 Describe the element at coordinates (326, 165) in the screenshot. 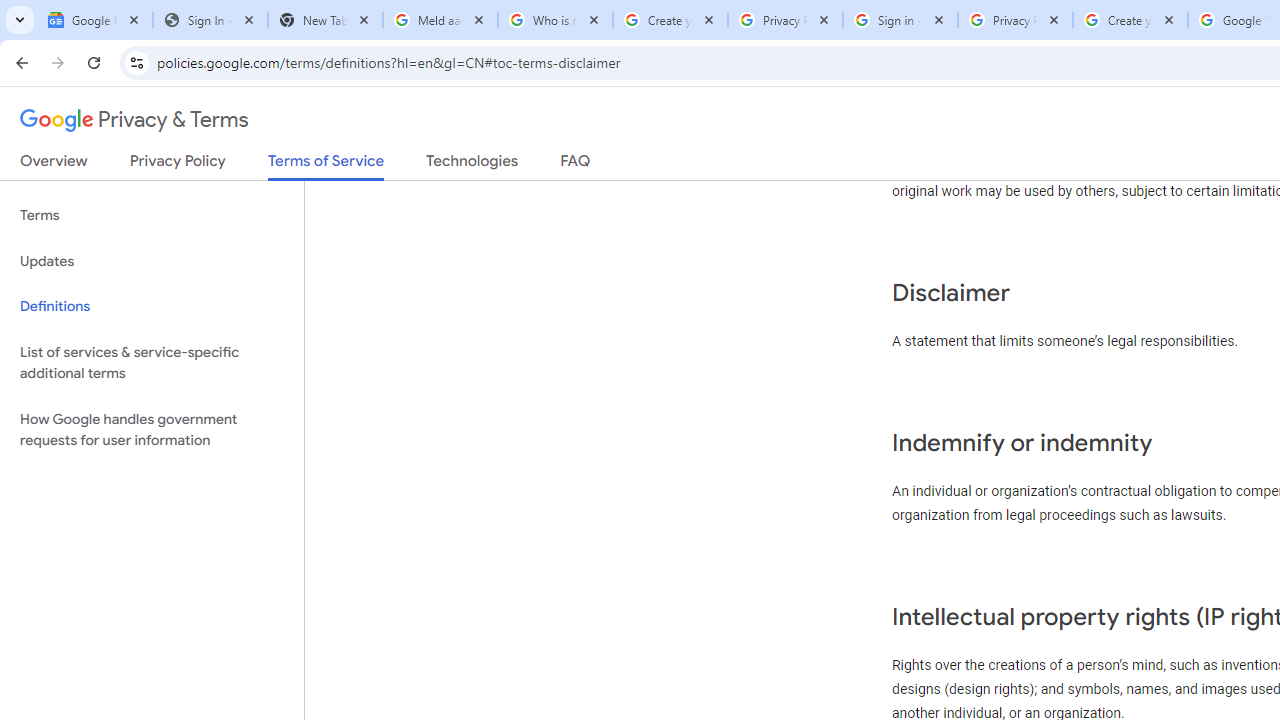

I see `'Terms of Service'` at that location.